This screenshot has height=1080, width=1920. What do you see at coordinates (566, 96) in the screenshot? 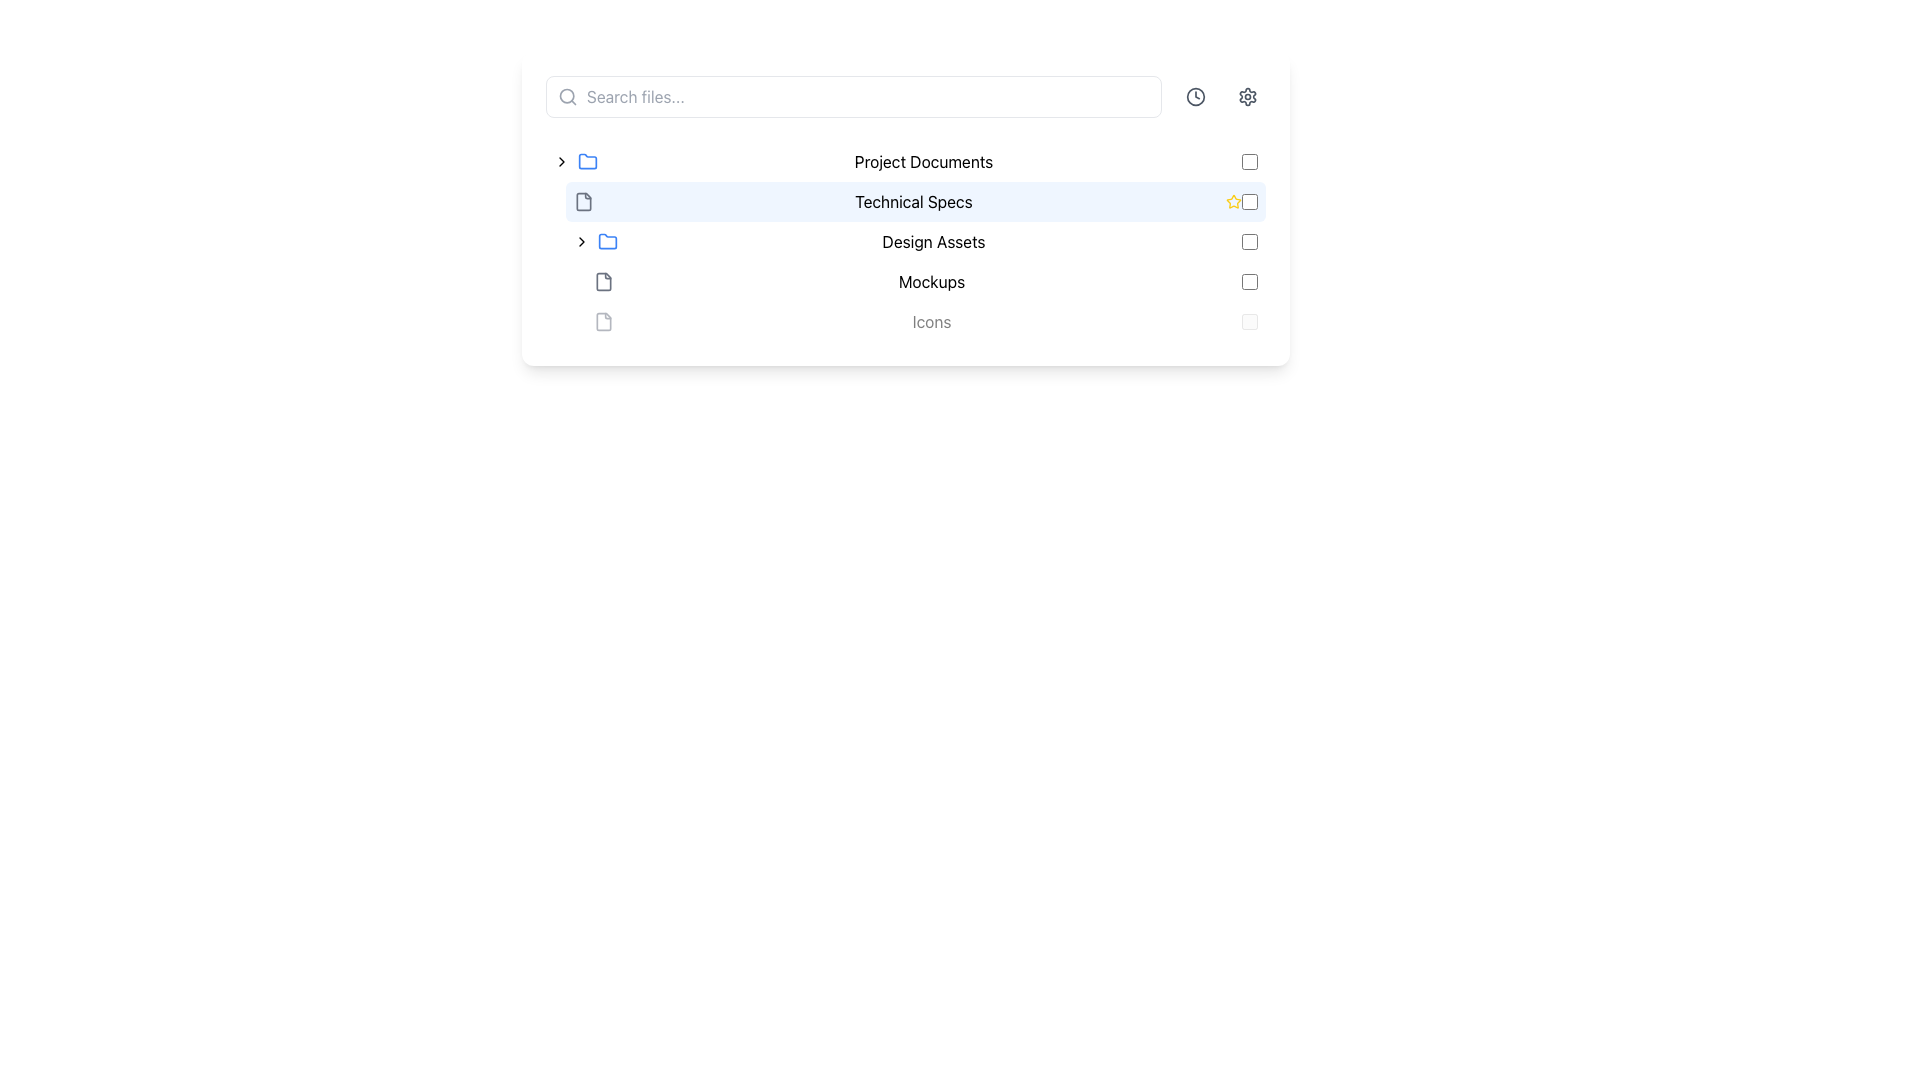
I see `the search input field adjacent to the magnifying glass icon` at bounding box center [566, 96].